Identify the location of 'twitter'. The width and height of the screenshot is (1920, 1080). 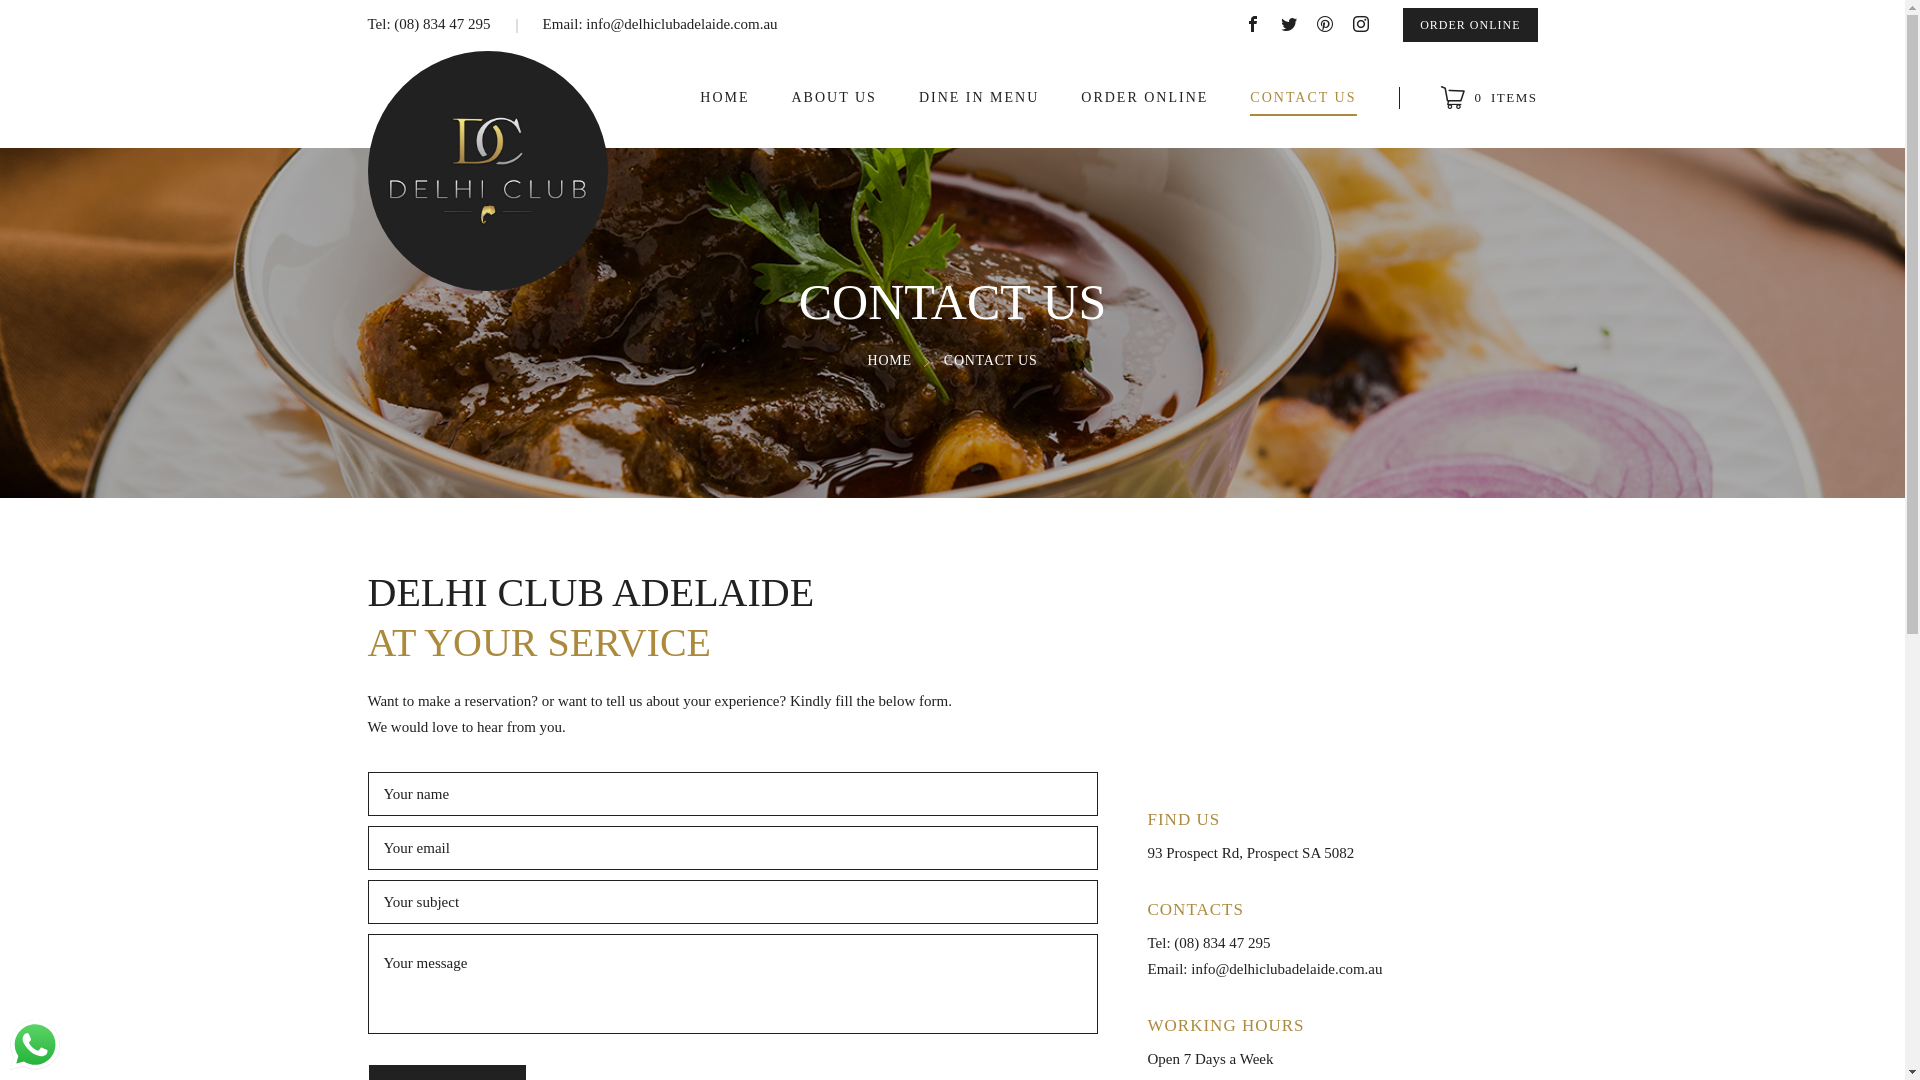
(1289, 23).